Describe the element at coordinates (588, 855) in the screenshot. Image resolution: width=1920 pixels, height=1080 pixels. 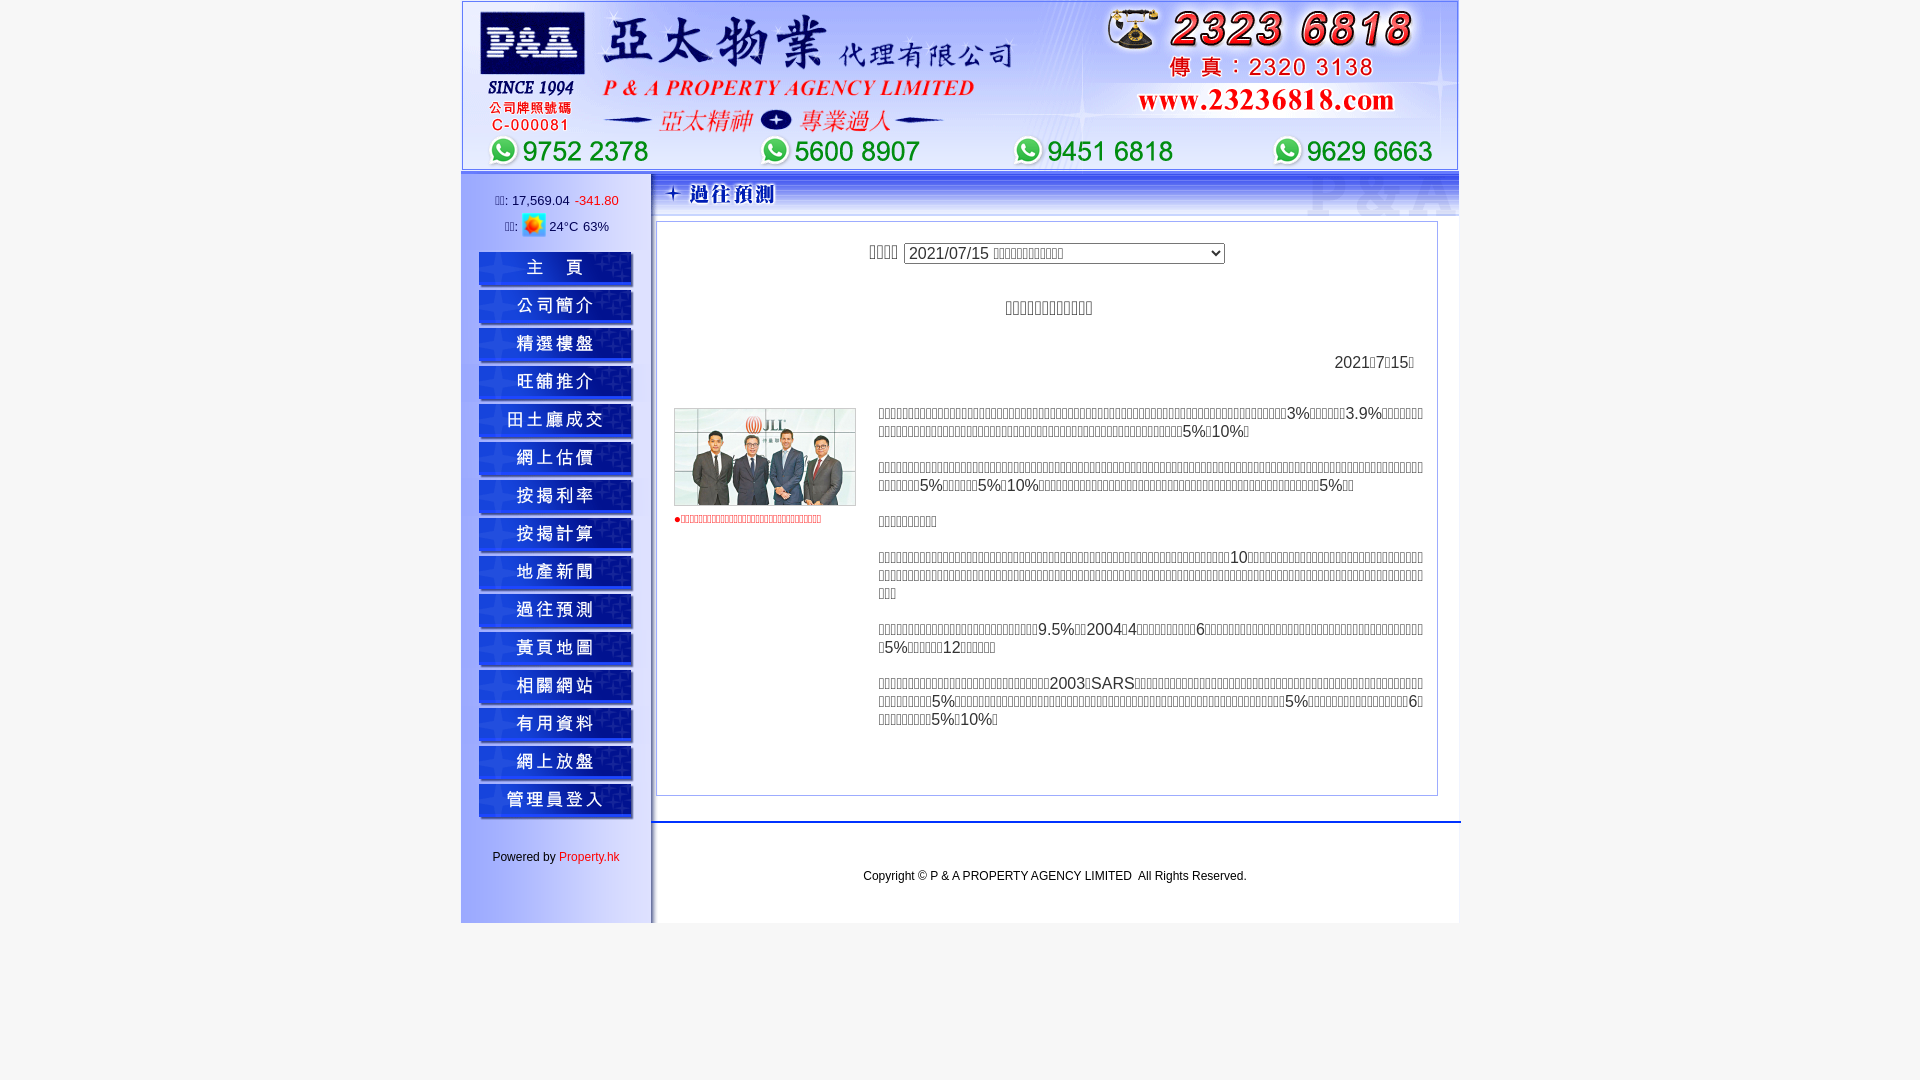
I see `'Property.hk'` at that location.